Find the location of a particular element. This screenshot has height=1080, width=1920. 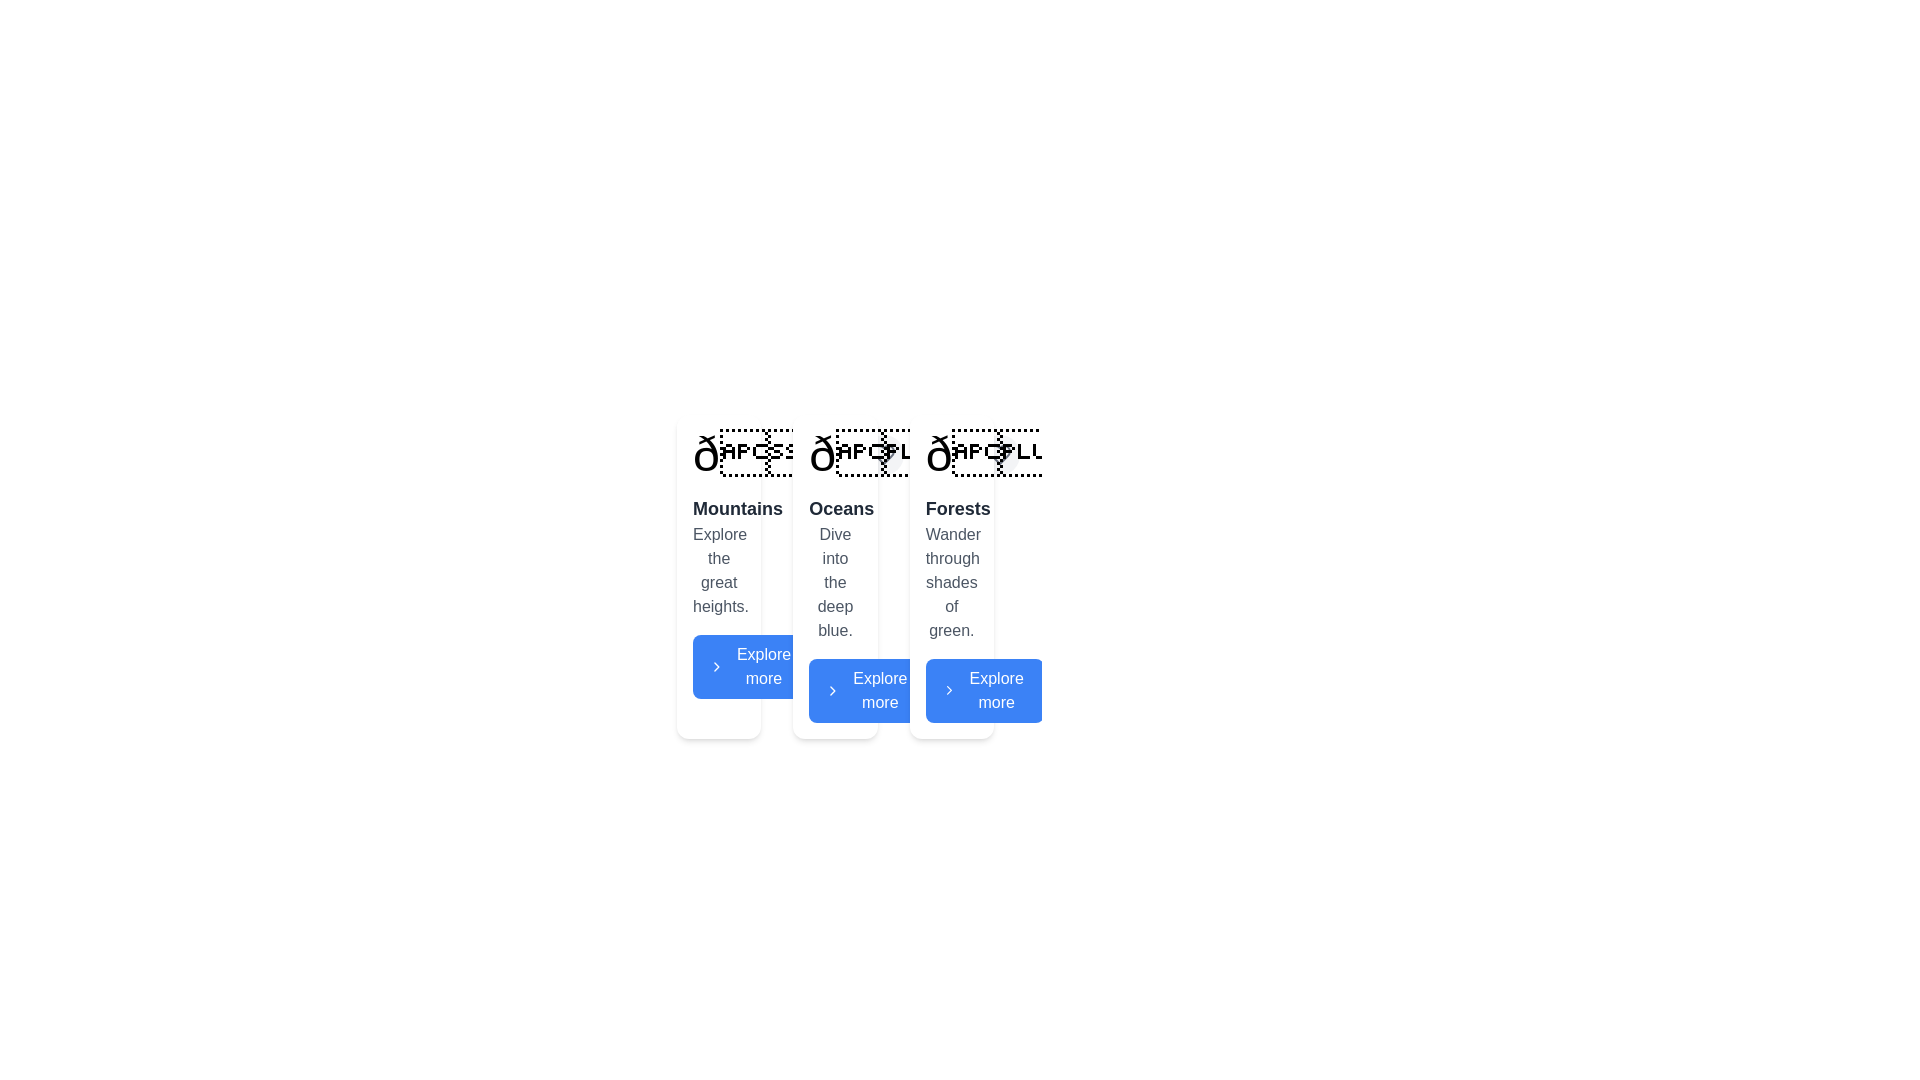

the 'Forests' themed graphical icon located at the top center of the third column in the card layout is located at coordinates (994, 455).